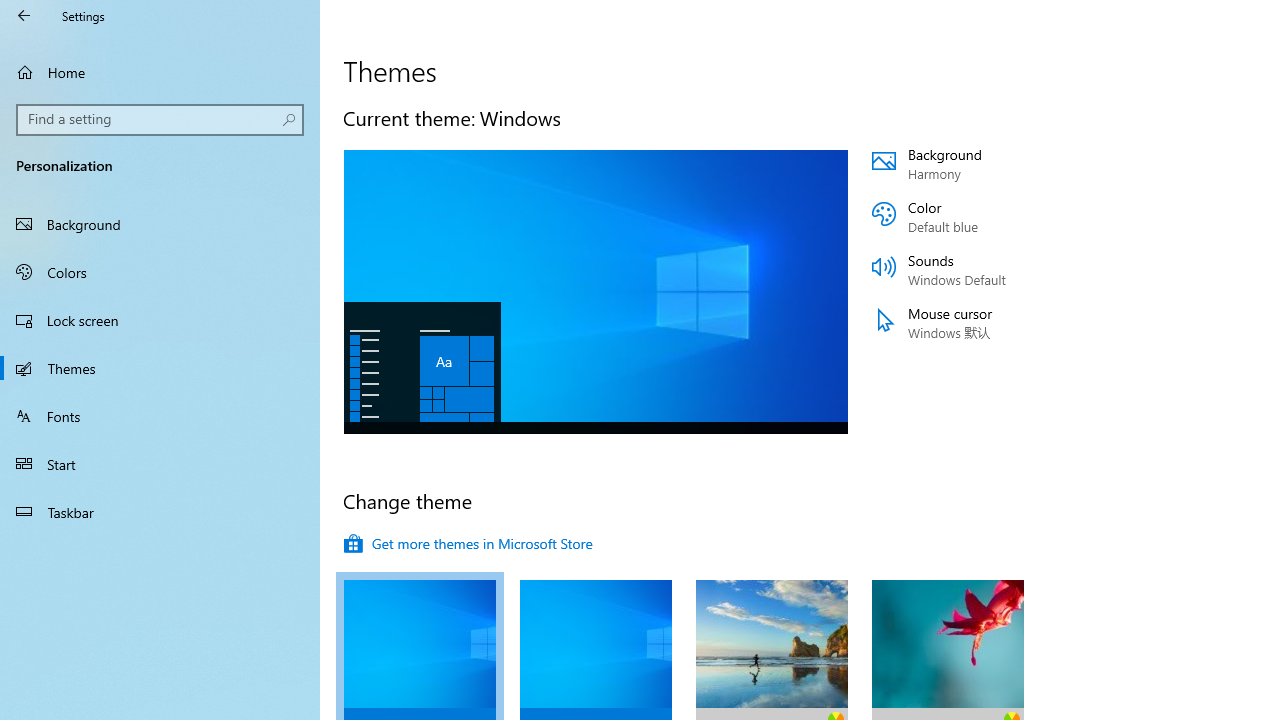 The height and width of the screenshot is (720, 1280). Describe the element at coordinates (160, 319) in the screenshot. I see `'Lock screen'` at that location.